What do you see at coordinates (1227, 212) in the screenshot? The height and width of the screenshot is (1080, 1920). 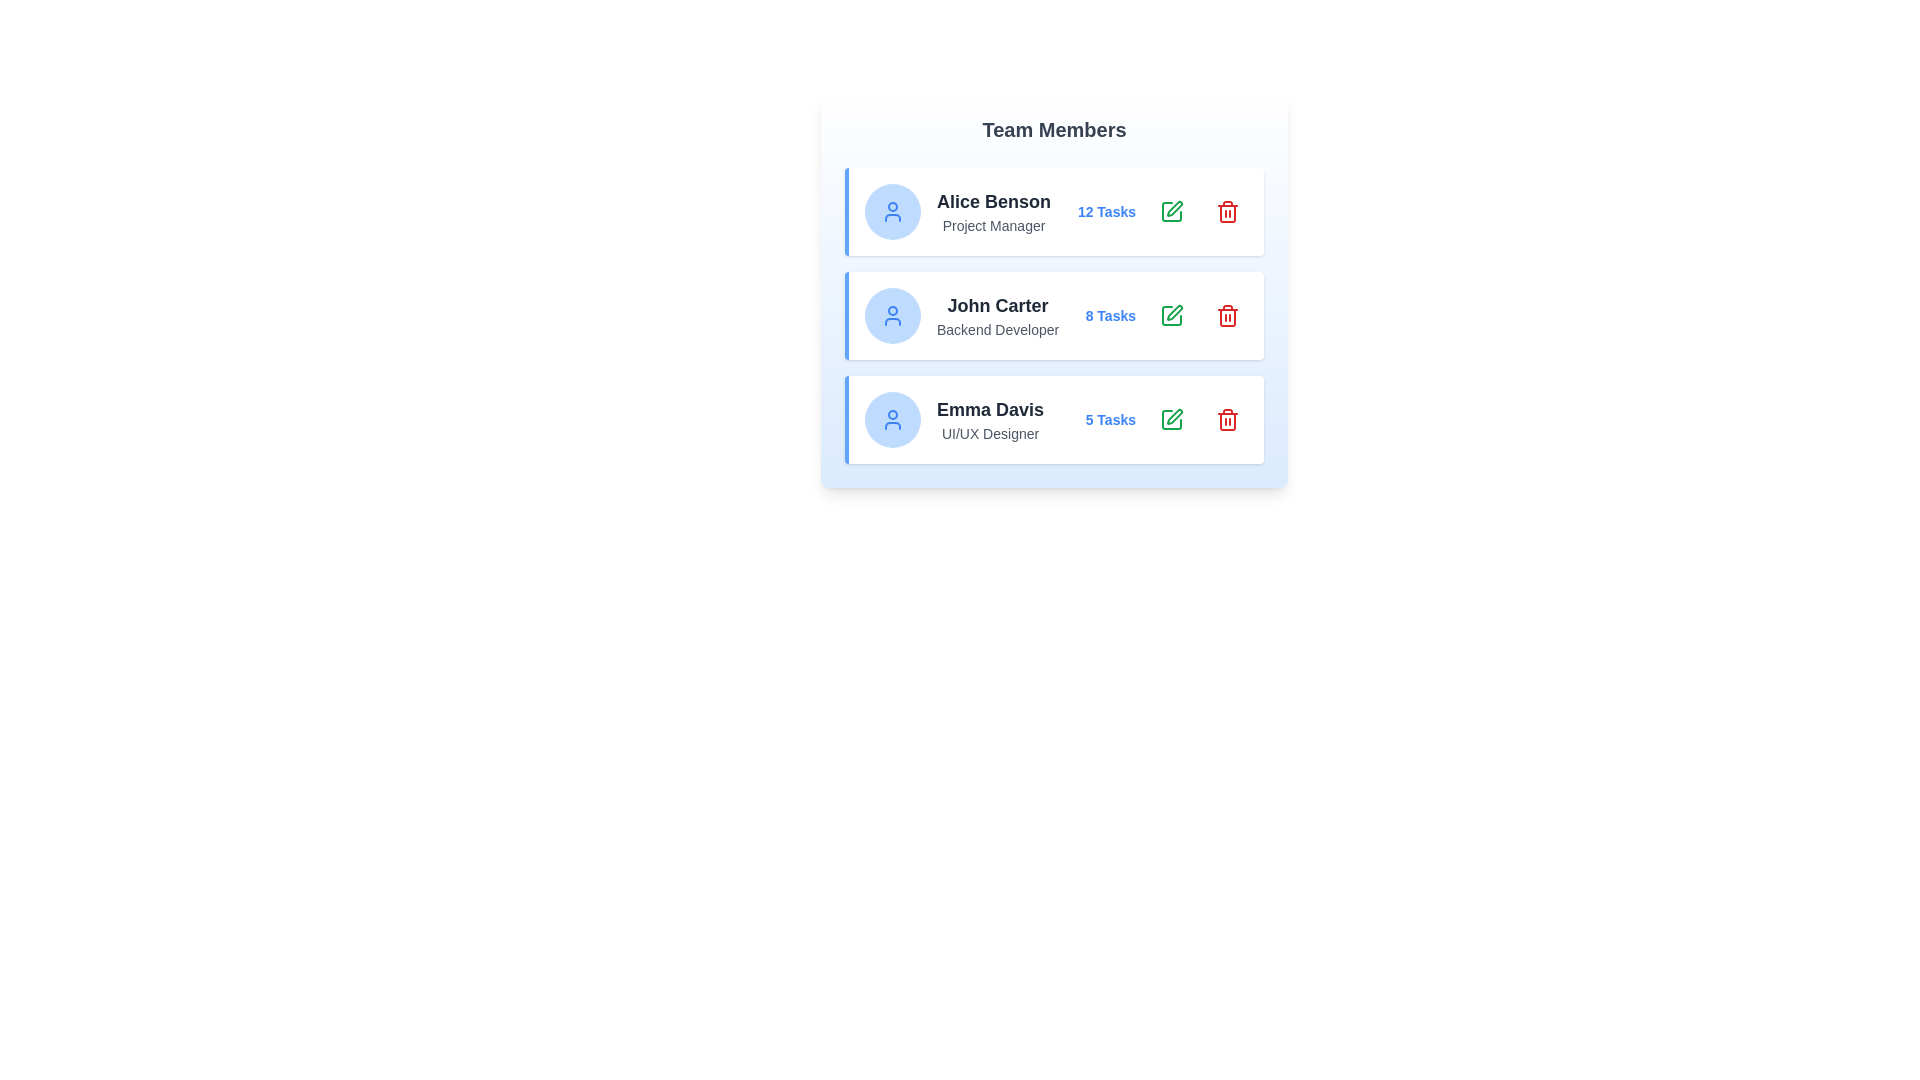 I see `the 'Remove' button for the team member identified by Alice Benson` at bounding box center [1227, 212].